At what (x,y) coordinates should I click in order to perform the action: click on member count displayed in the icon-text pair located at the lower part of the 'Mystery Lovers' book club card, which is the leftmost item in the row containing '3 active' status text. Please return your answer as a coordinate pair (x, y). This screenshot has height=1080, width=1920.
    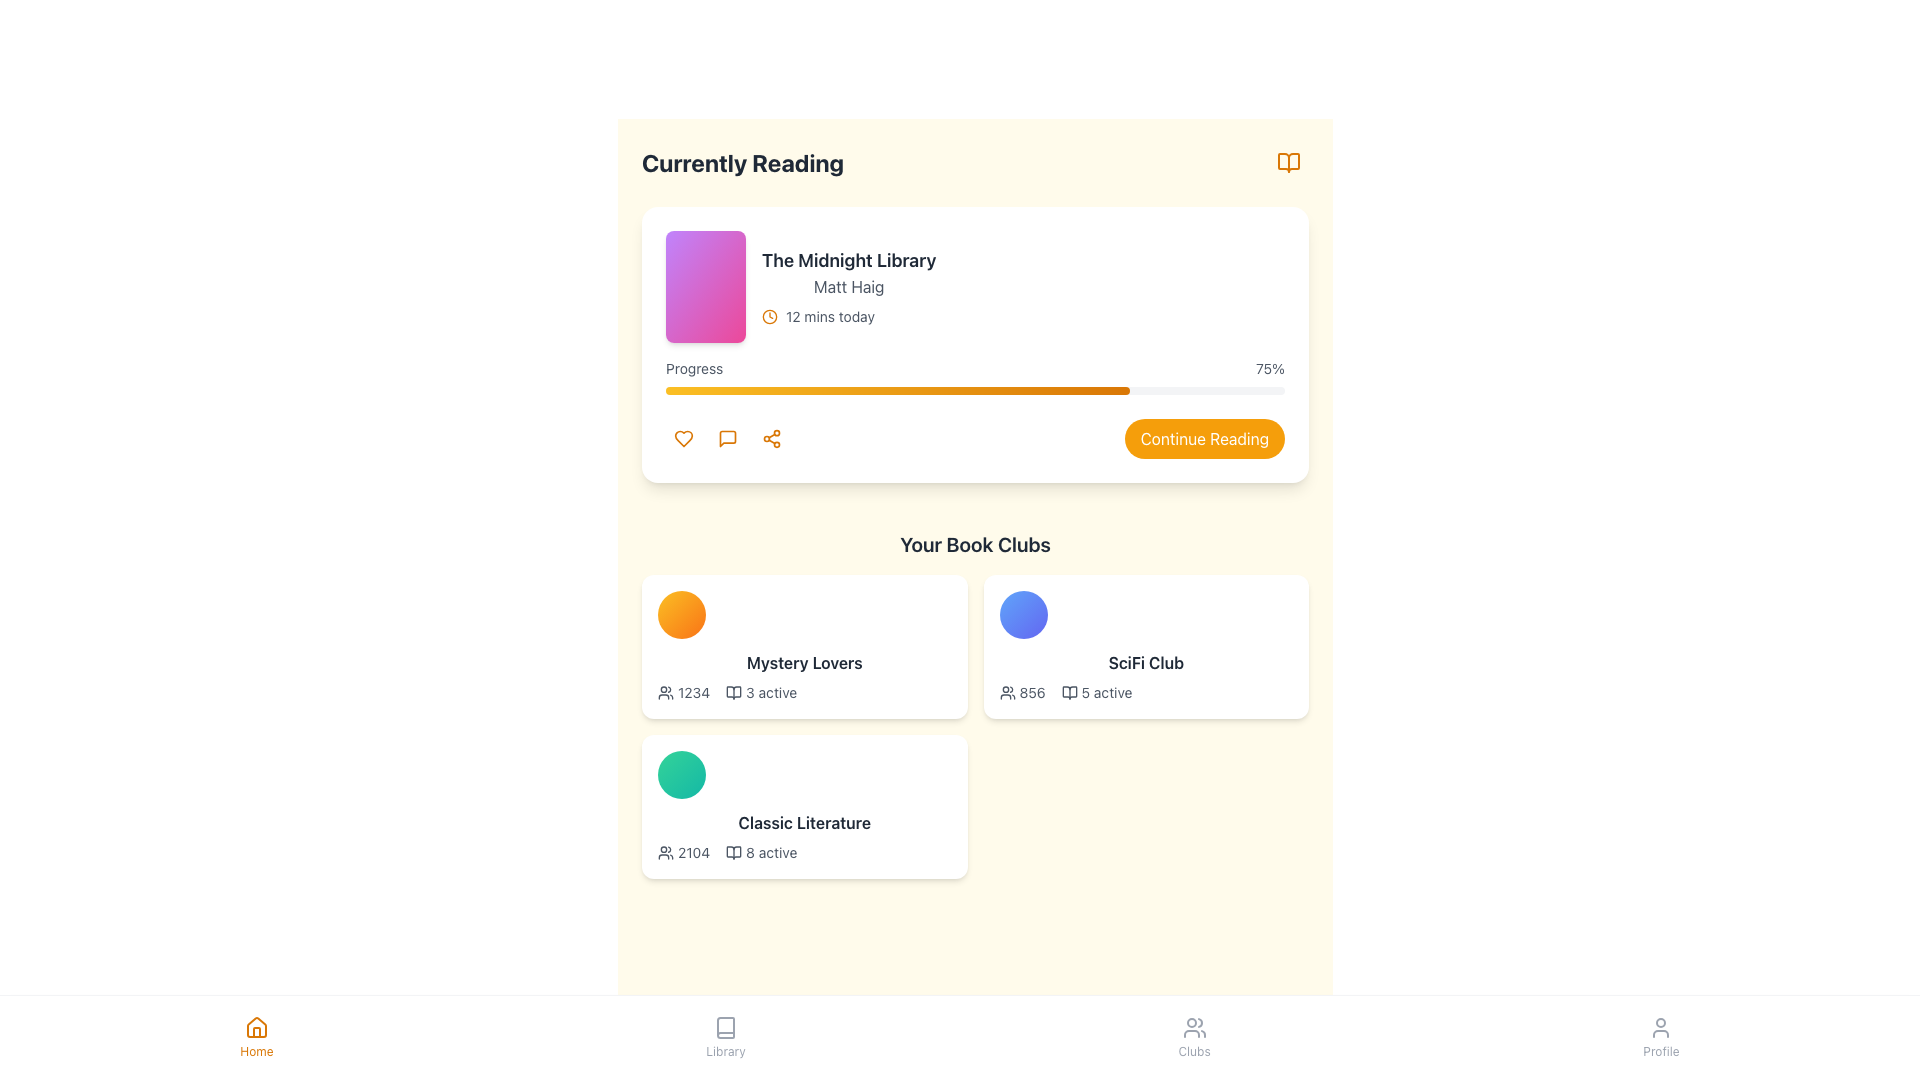
    Looking at the image, I should click on (684, 692).